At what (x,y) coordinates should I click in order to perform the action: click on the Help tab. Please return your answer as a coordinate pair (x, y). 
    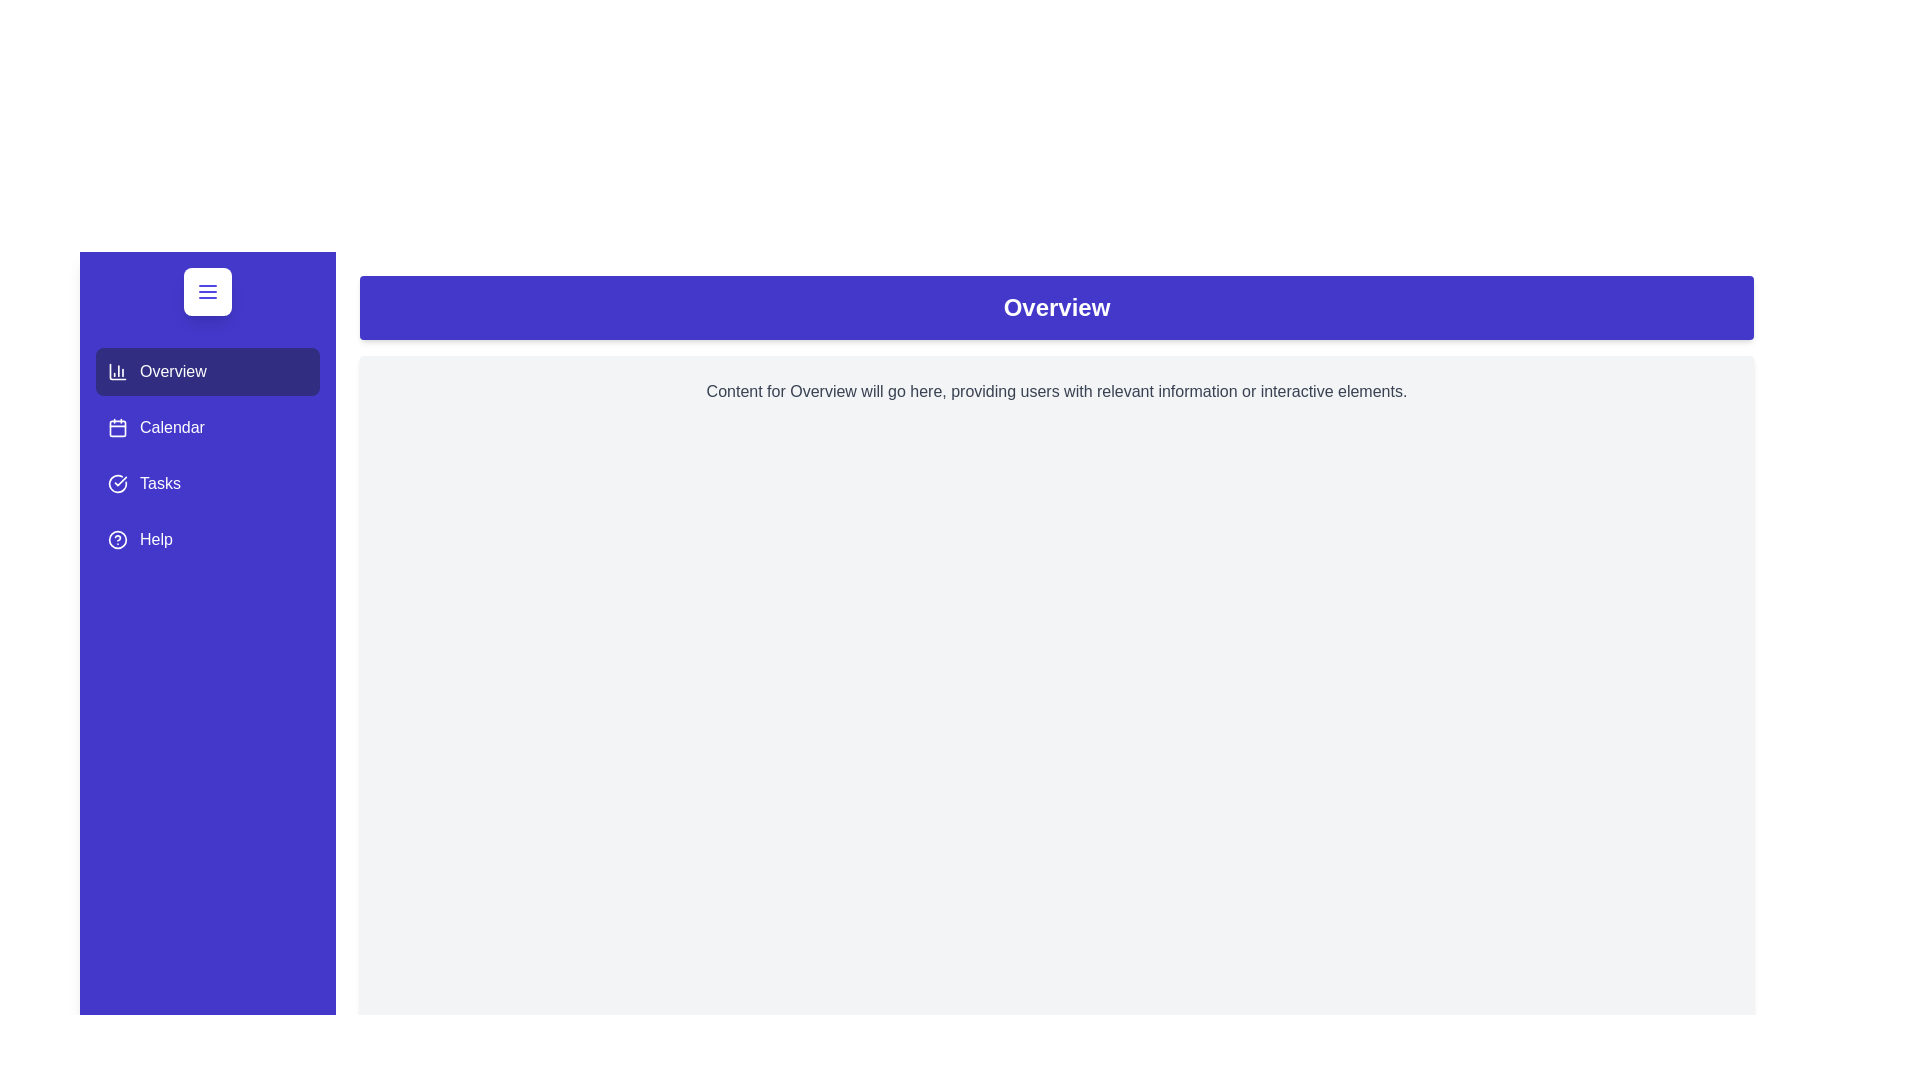
    Looking at the image, I should click on (207, 540).